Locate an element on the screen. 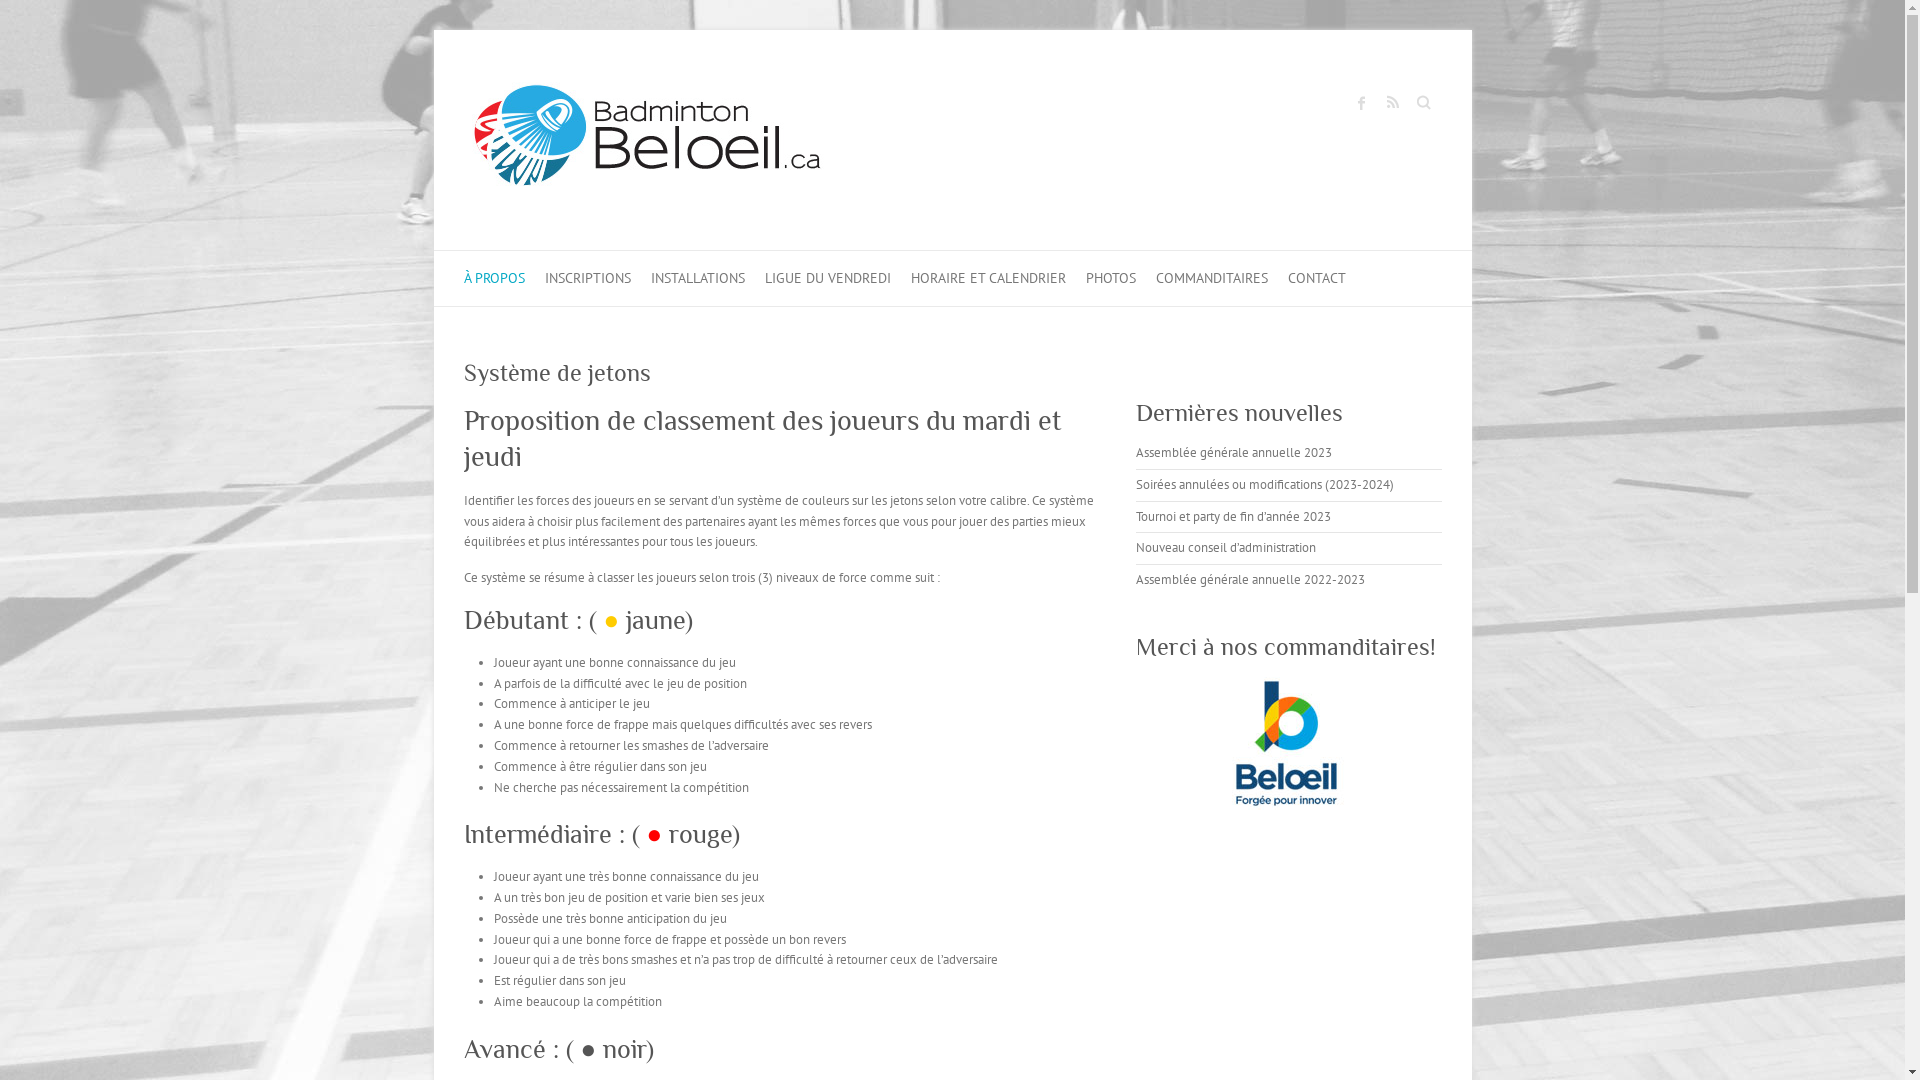  'PHOTOS' is located at coordinates (1109, 278).